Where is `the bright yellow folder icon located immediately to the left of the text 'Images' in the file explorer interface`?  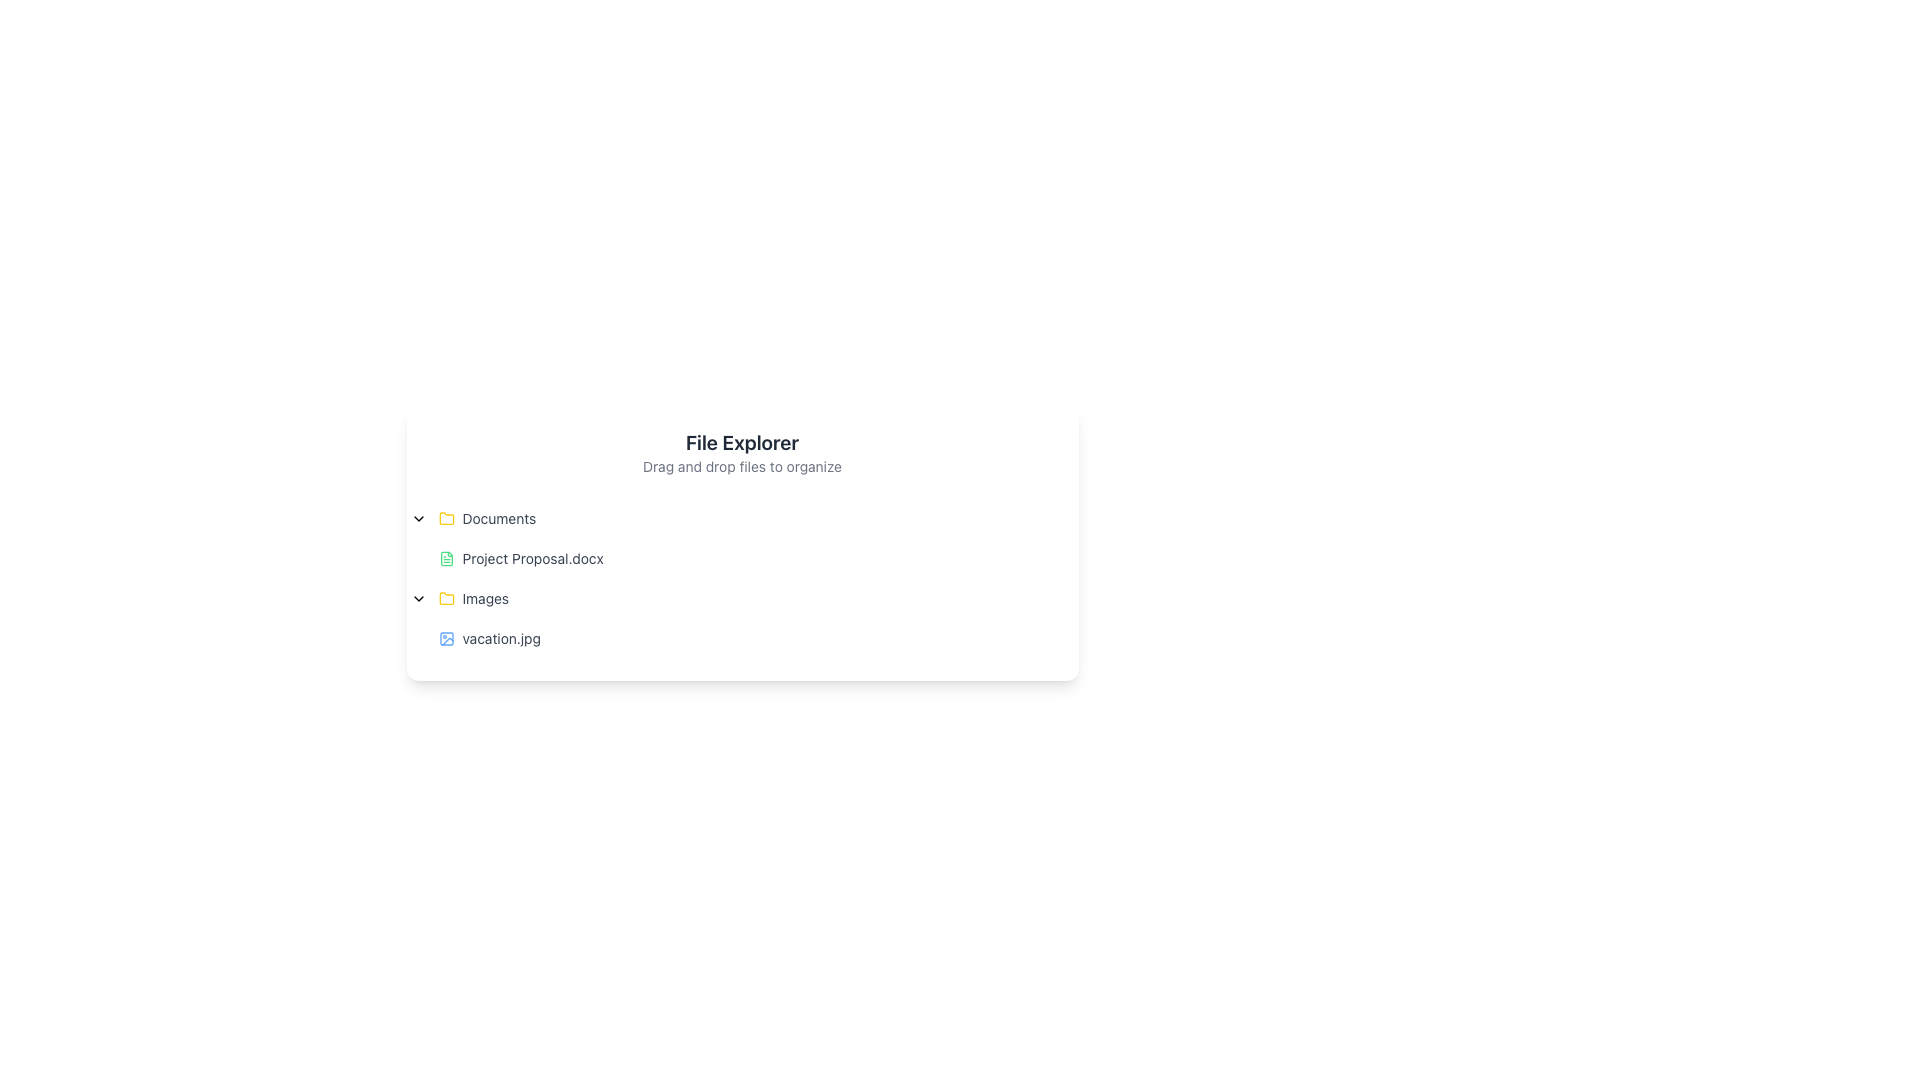
the bright yellow folder icon located immediately to the left of the text 'Images' in the file explorer interface is located at coordinates (445, 597).